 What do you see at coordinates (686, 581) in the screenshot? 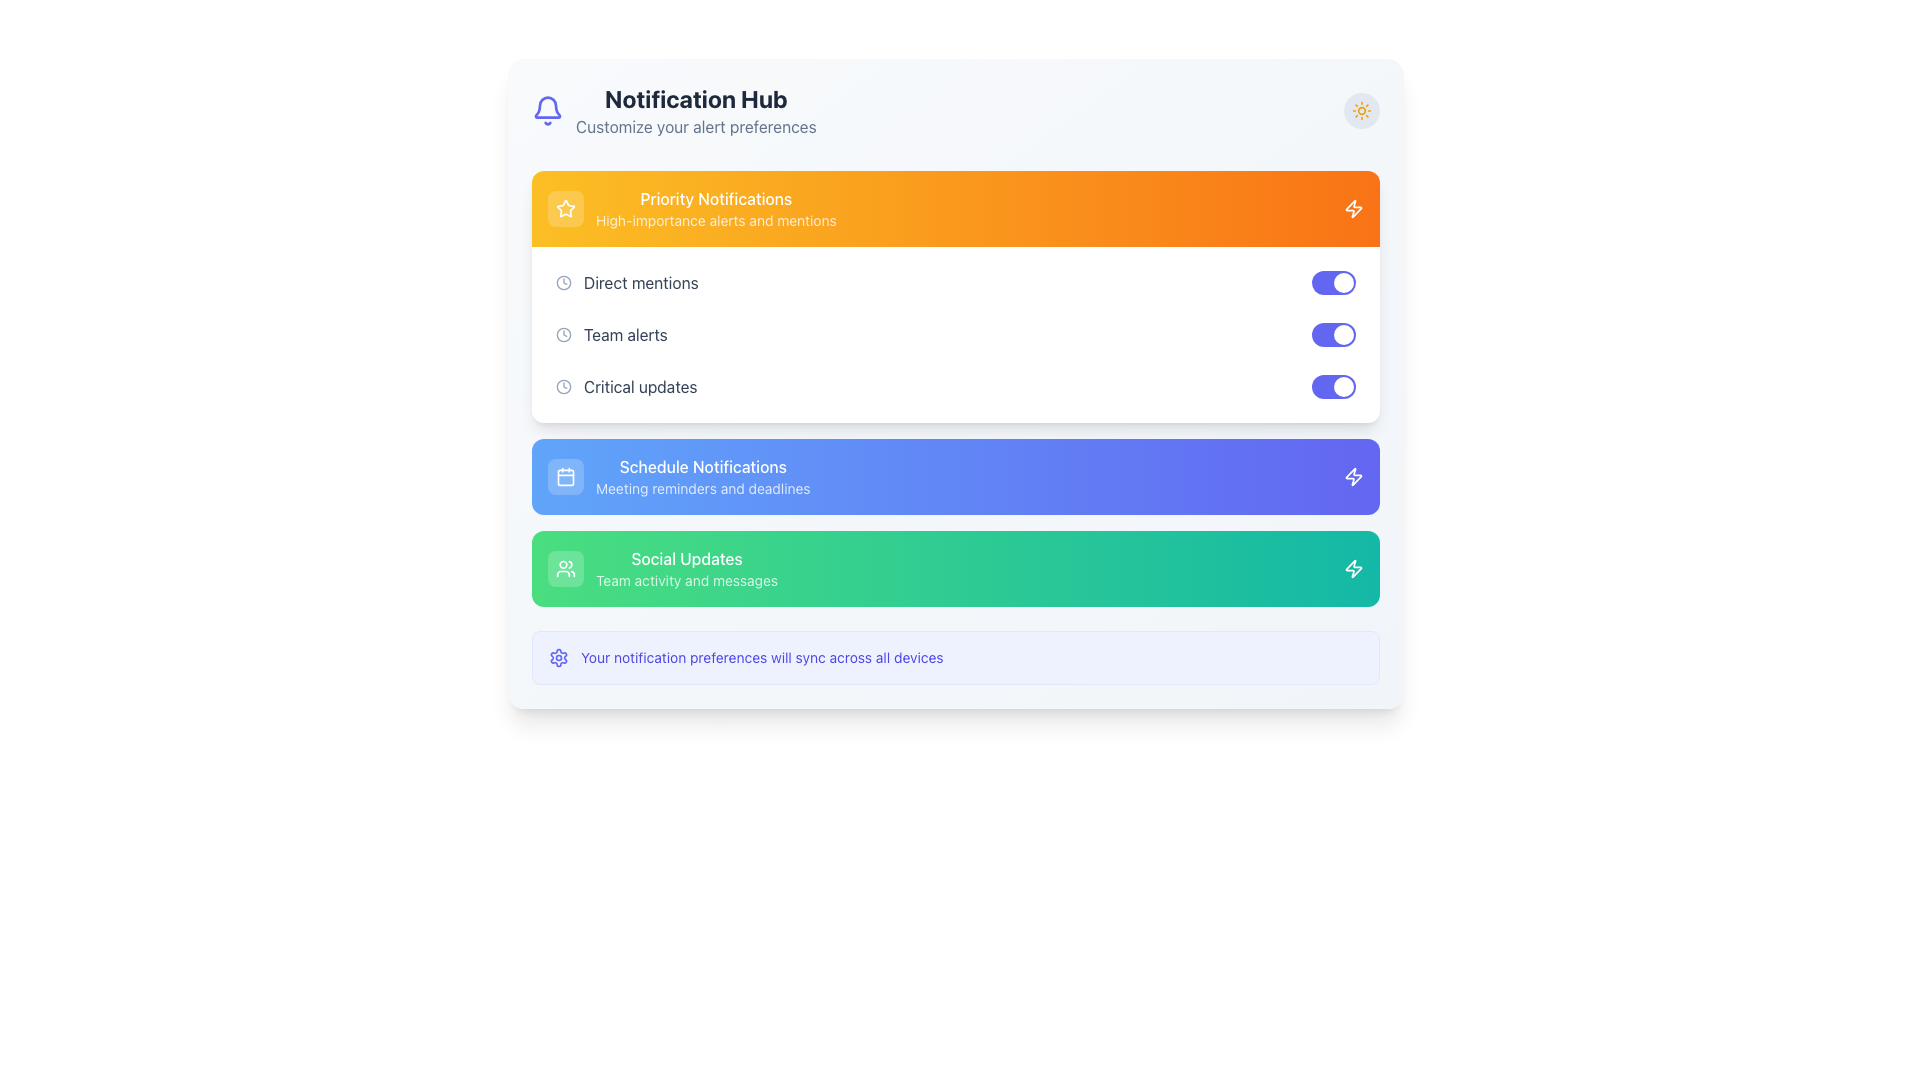
I see `the Text Label that provides additional context for the 'Social Updates' section, located directly below the heading 'Social Updates'` at bounding box center [686, 581].